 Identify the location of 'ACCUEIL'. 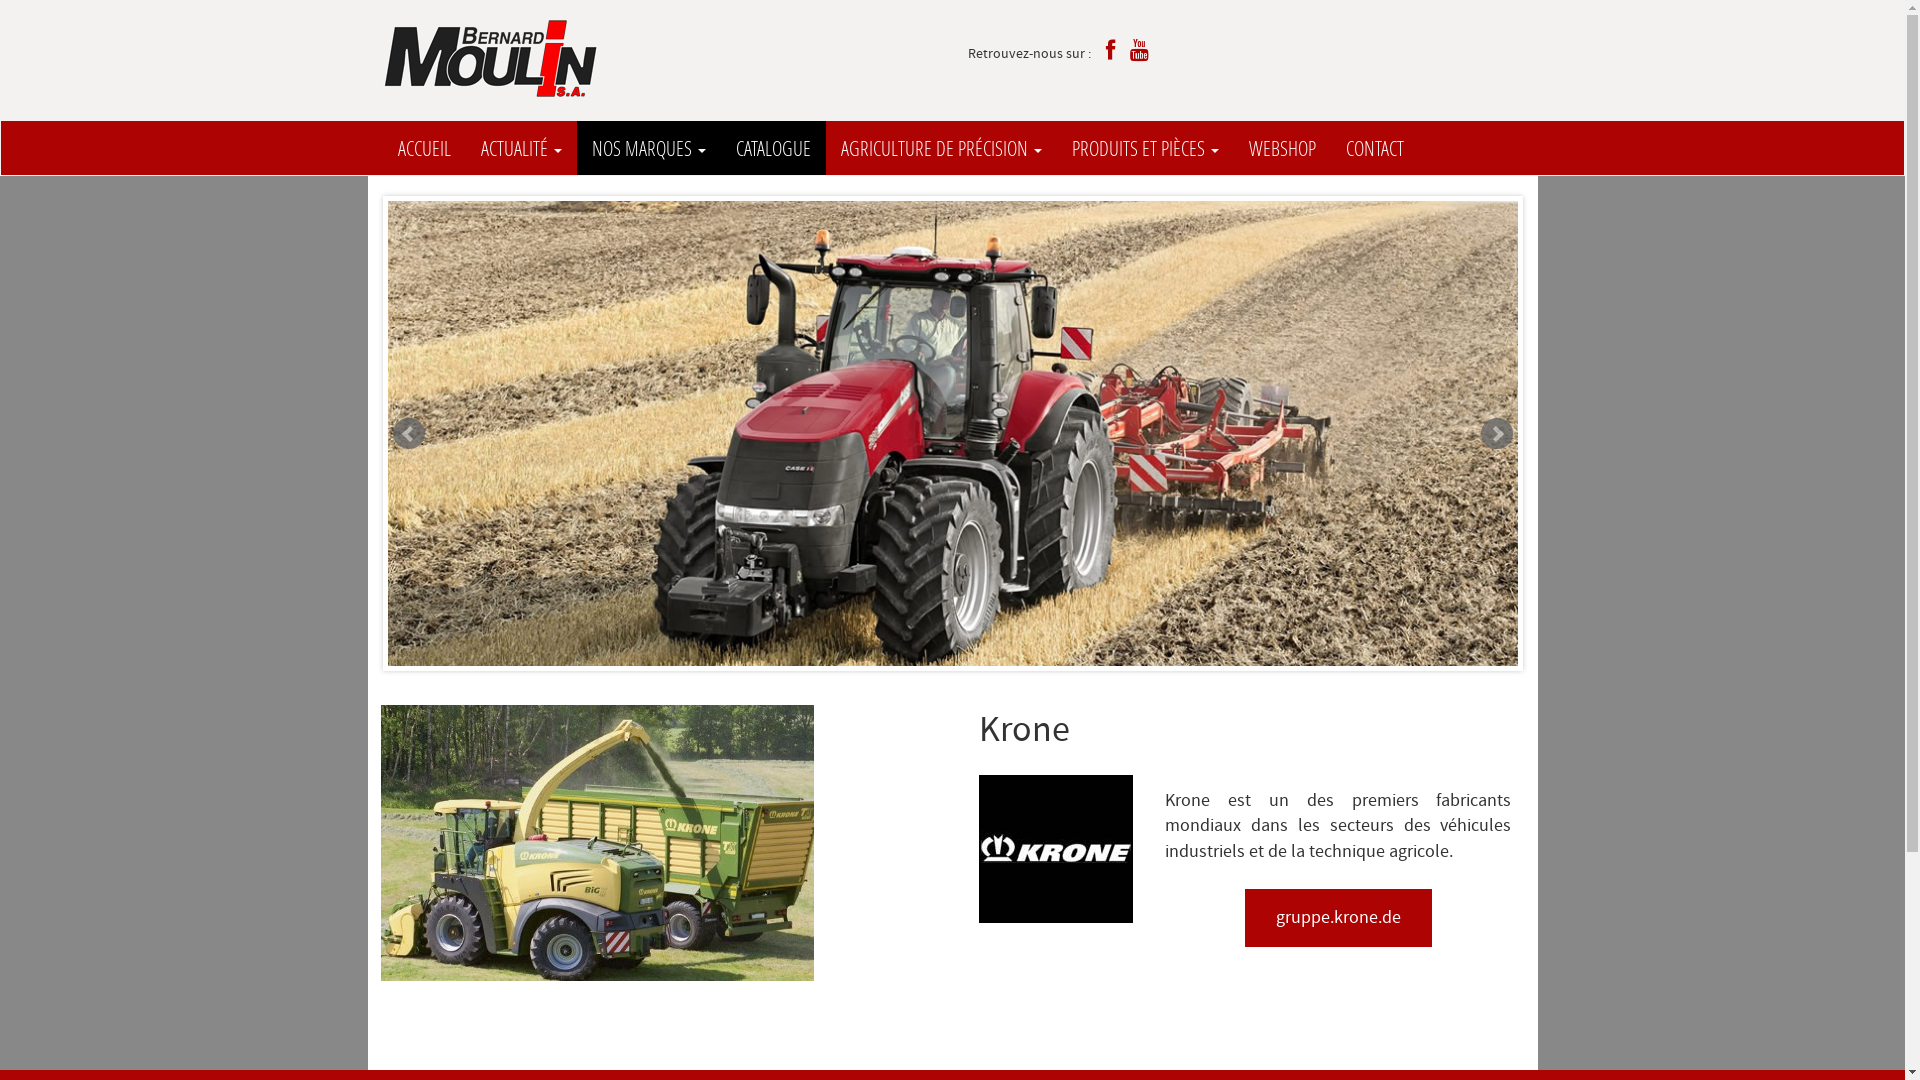
(422, 146).